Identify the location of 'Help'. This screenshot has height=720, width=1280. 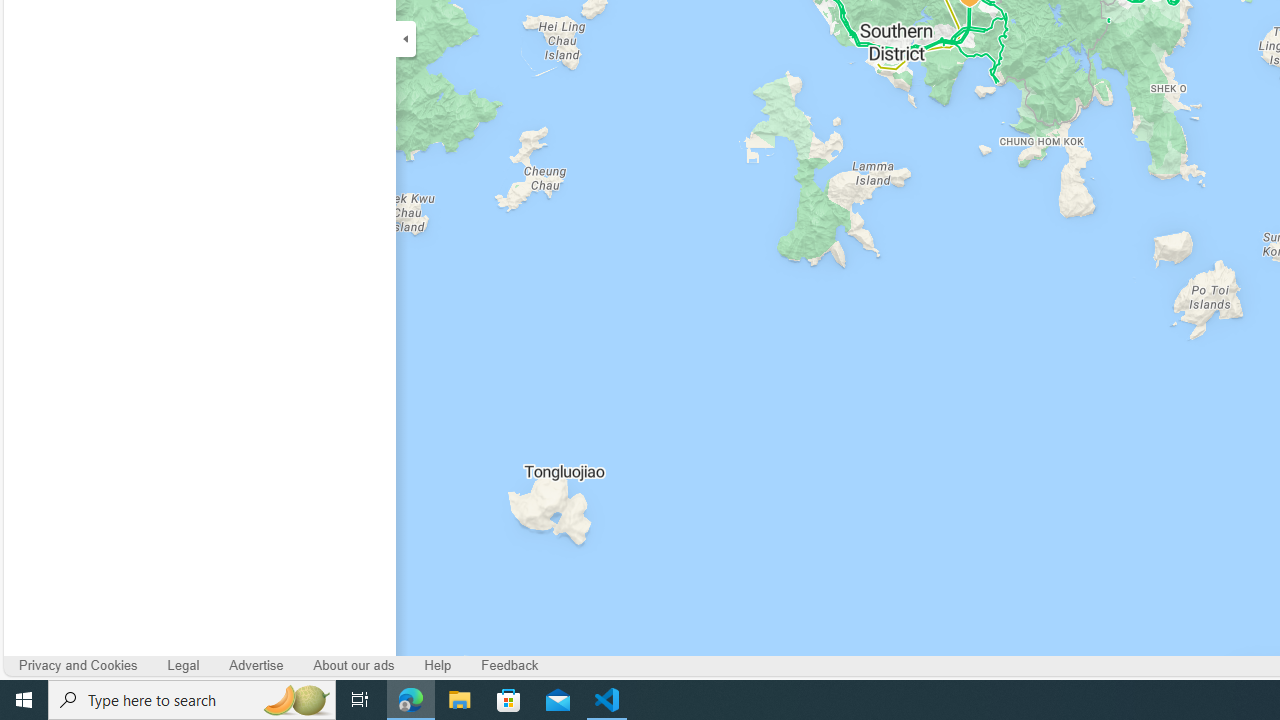
(436, 665).